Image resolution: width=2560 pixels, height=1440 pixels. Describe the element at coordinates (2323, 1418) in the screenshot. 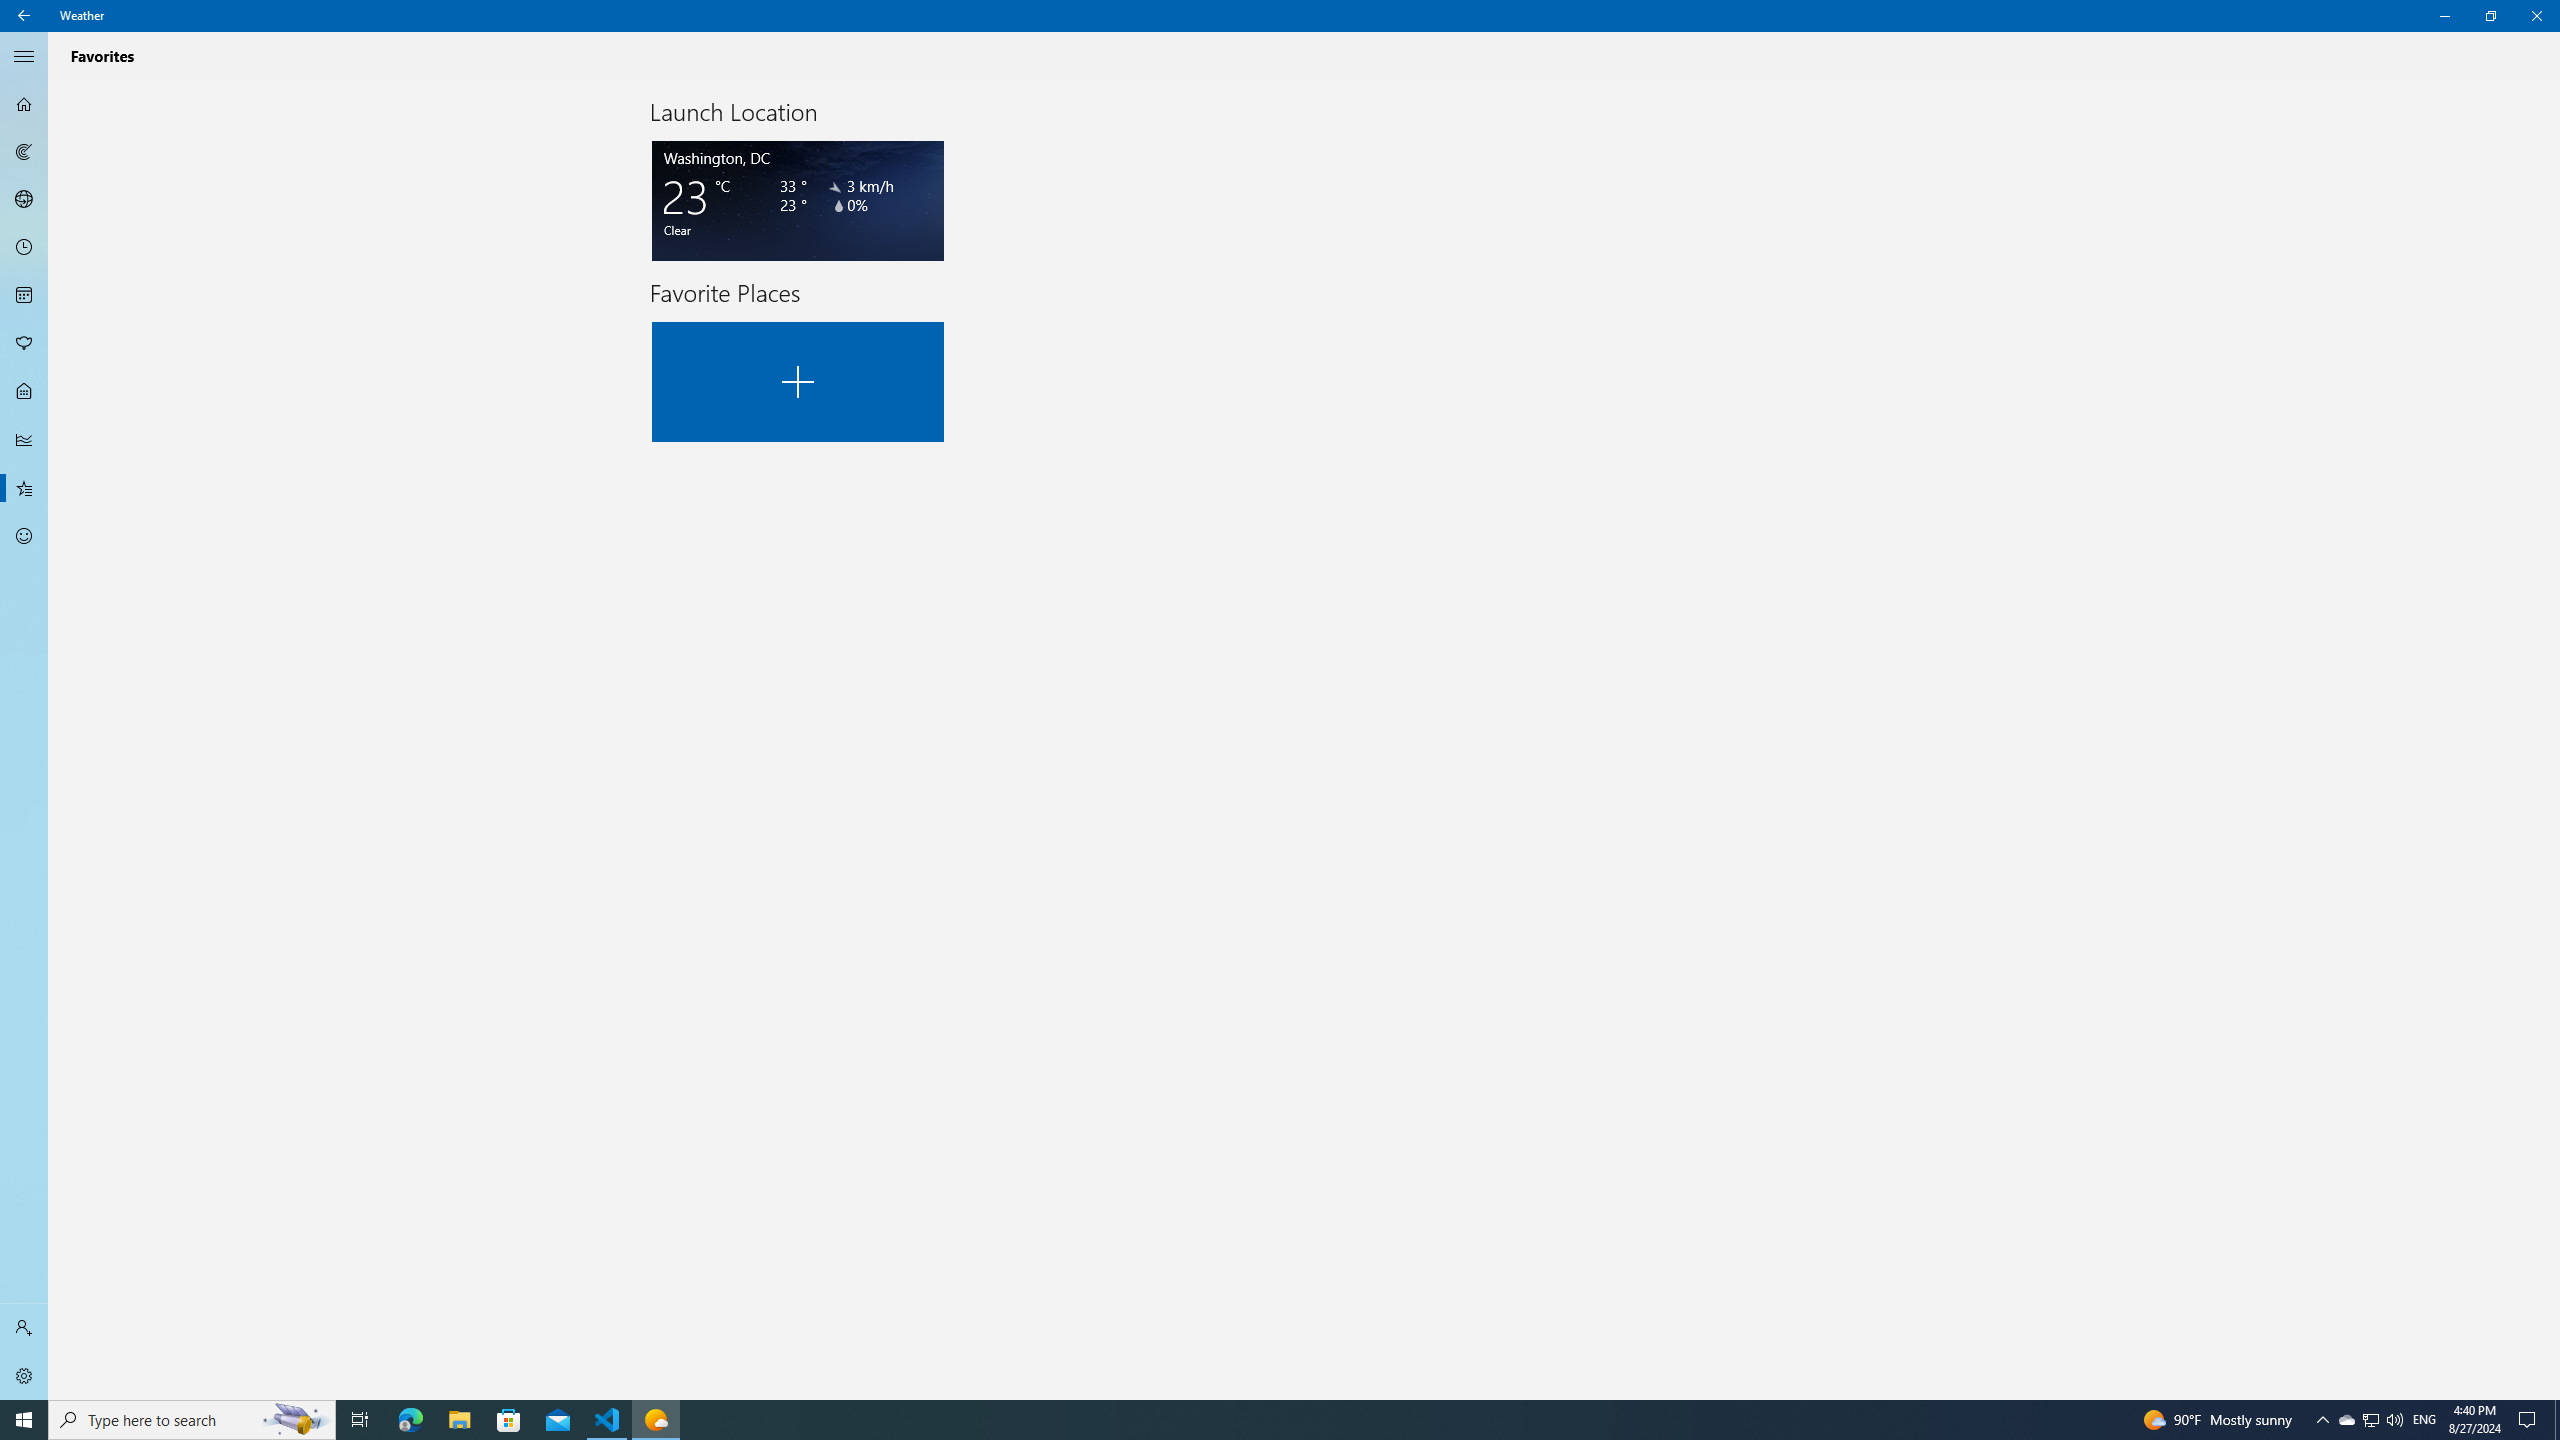

I see `'Notification Chevron'` at that location.